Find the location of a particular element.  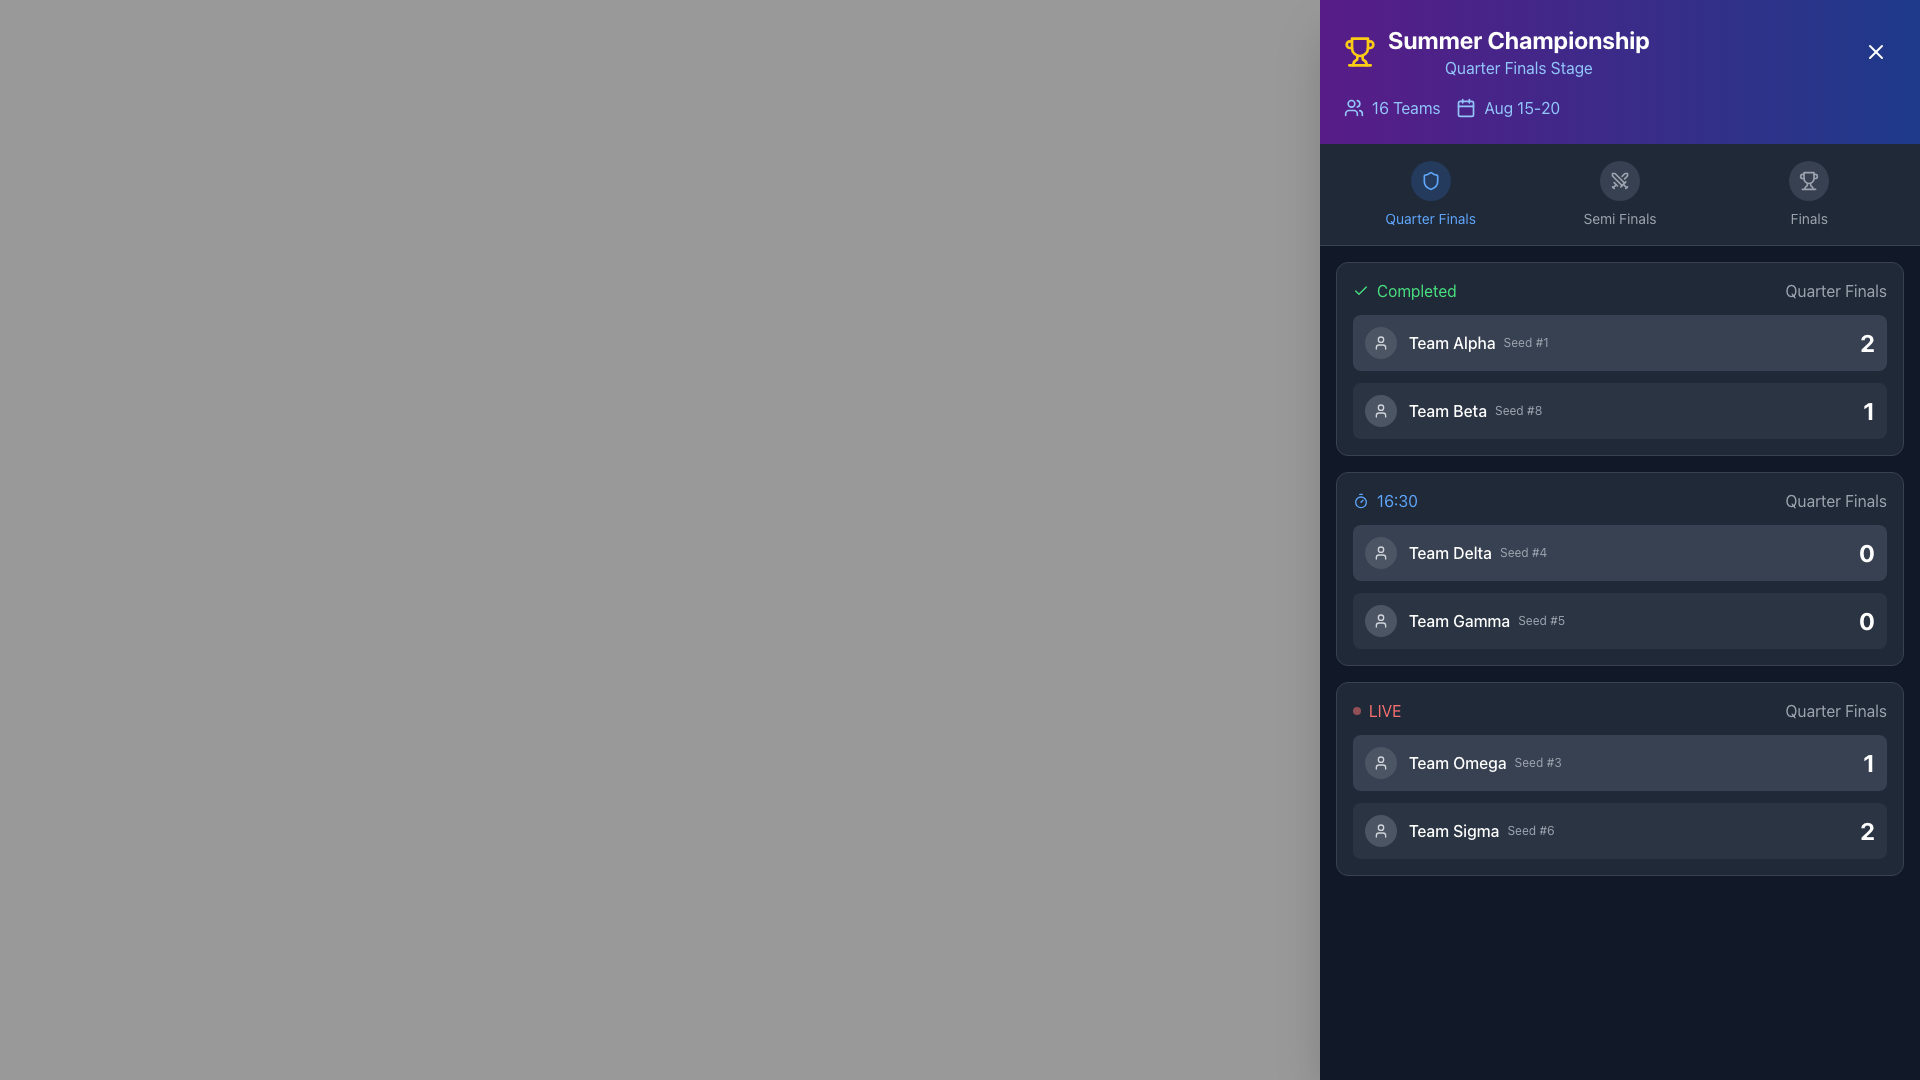

the text label that identifies a team and its seed in a tournament, positioned to the right of a circular avatar icon, as the first entry in the 'Completed' section of a dark-themed panel is located at coordinates (1478, 342).